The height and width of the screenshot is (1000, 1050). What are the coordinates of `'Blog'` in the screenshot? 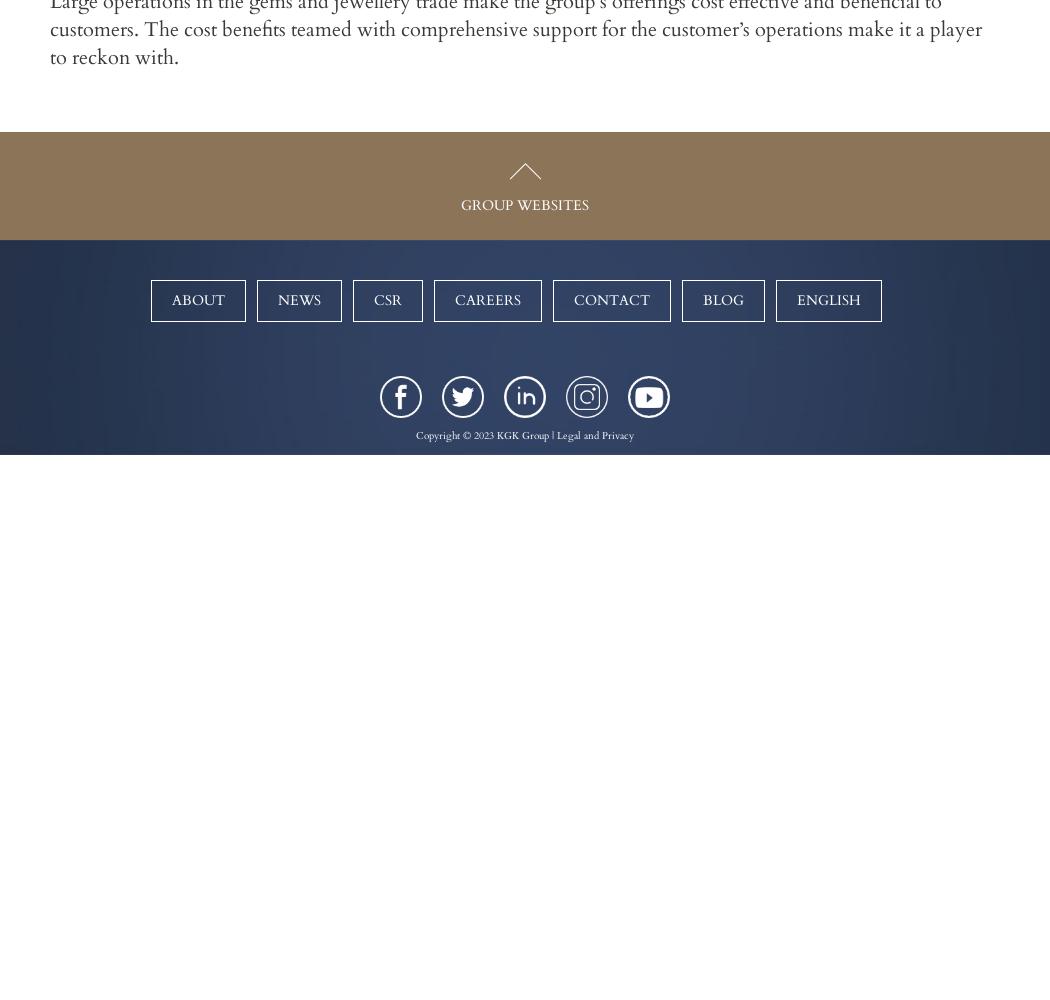 It's located at (702, 299).